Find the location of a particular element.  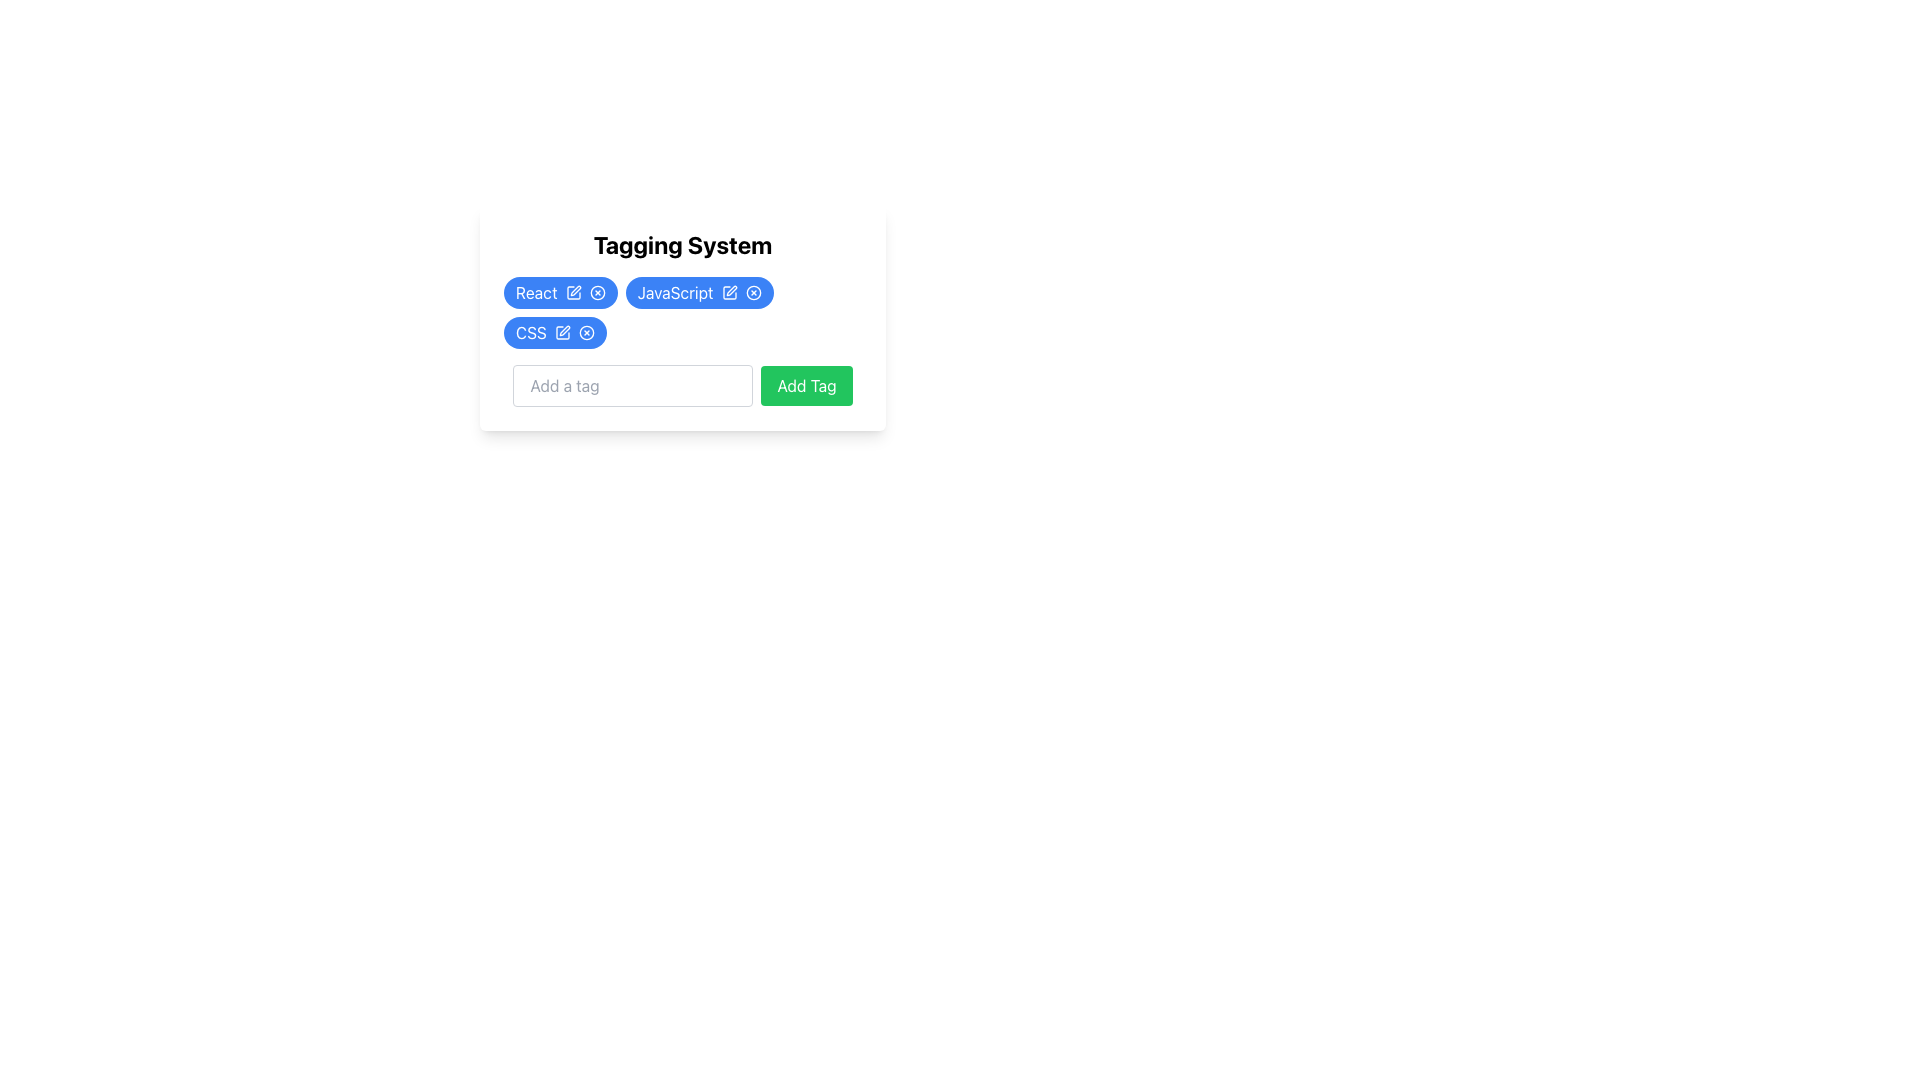

the delete icon button for the 'CSS' tag located at the far right of the bottom row in the 'Tagging System' interface is located at coordinates (585, 331).